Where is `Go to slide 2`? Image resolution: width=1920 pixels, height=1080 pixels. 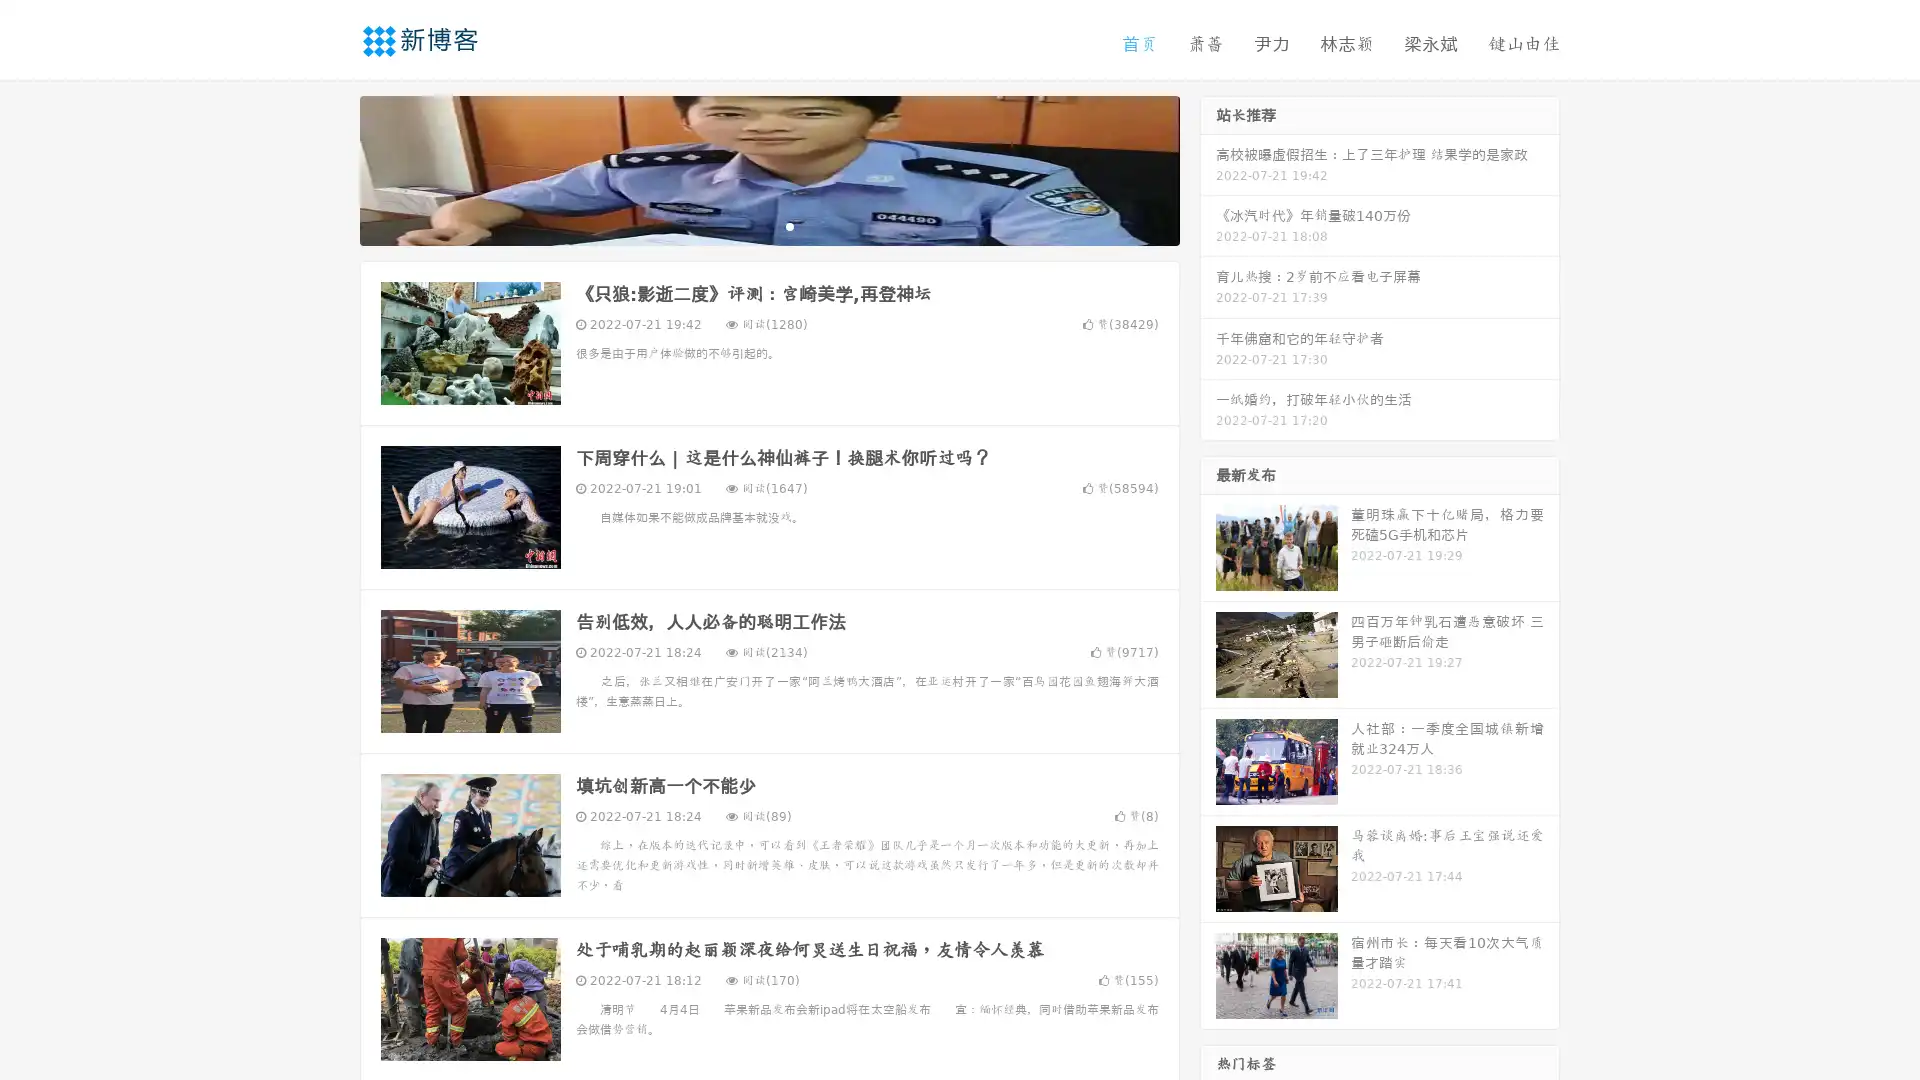
Go to slide 2 is located at coordinates (768, 225).